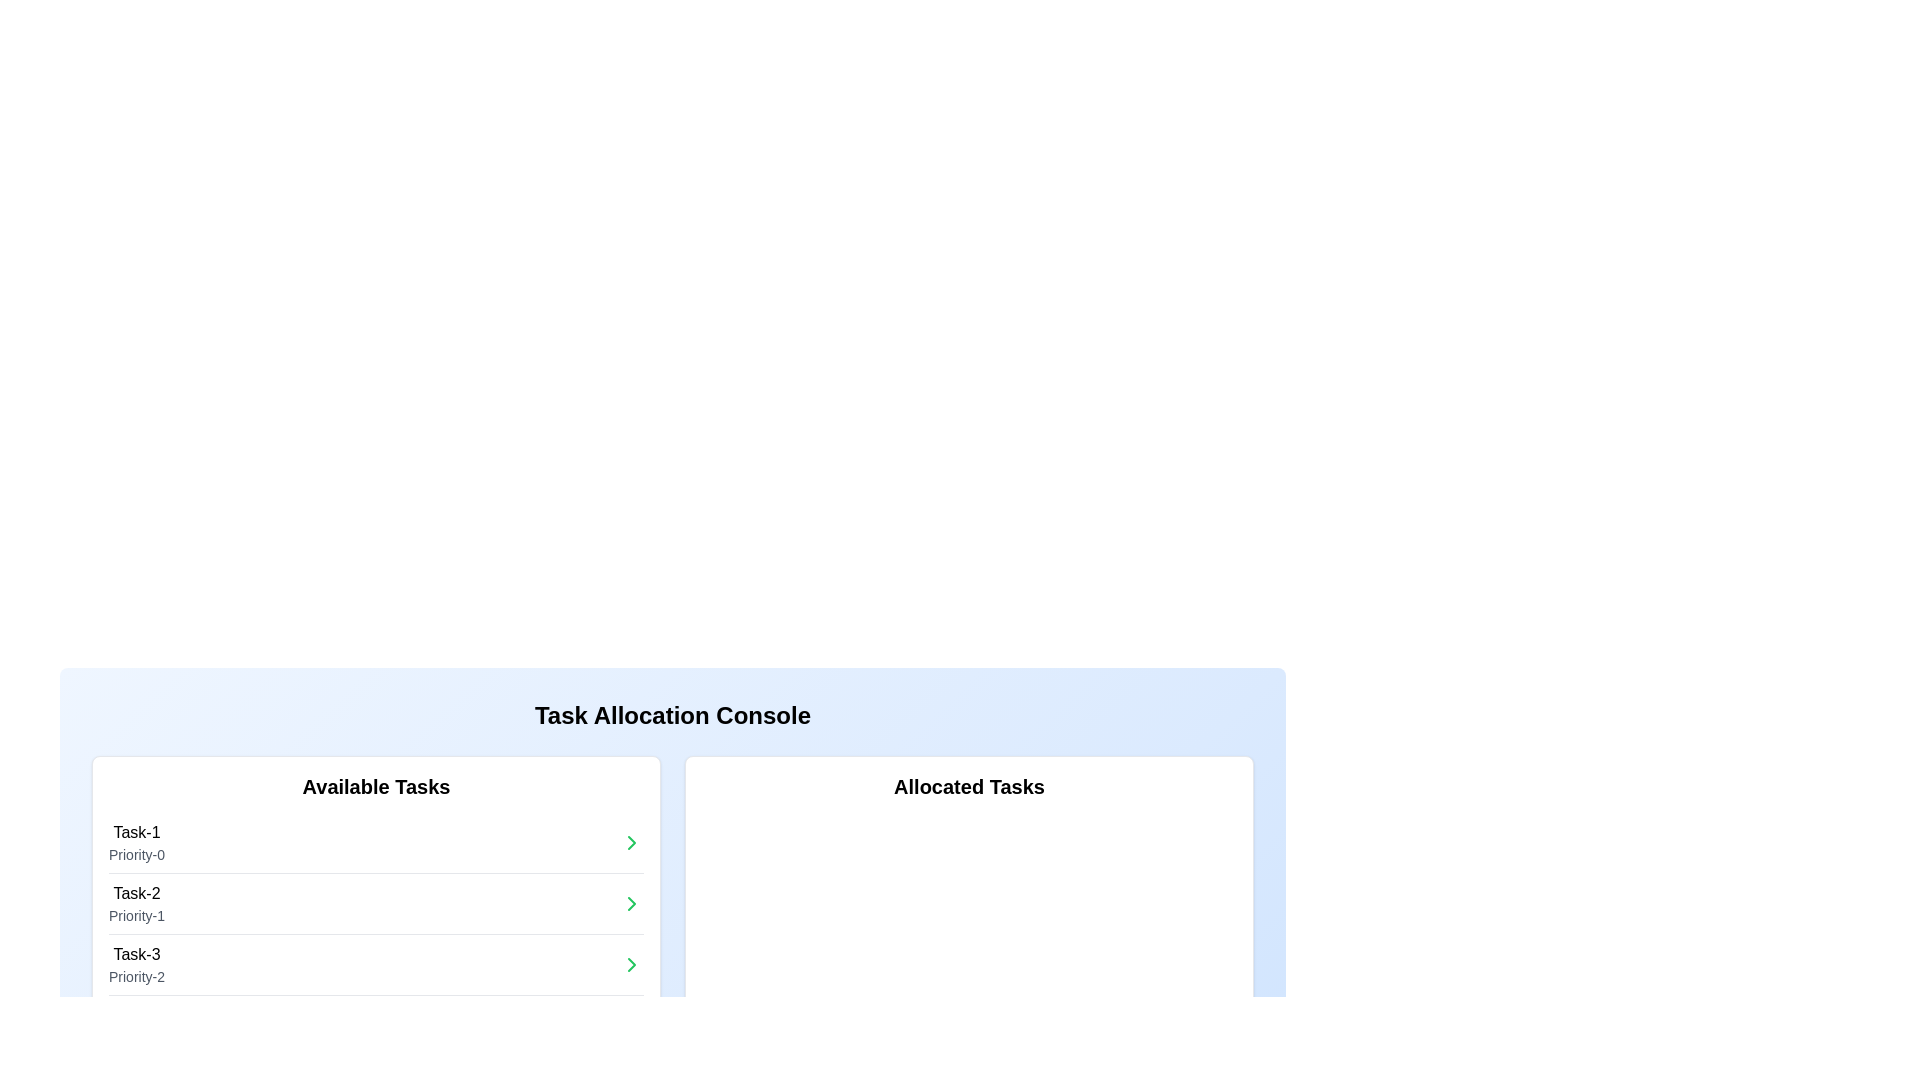 The image size is (1920, 1080). What do you see at coordinates (631, 903) in the screenshot?
I see `the right-pointing chevron icon in the 'Available Tasks' section` at bounding box center [631, 903].